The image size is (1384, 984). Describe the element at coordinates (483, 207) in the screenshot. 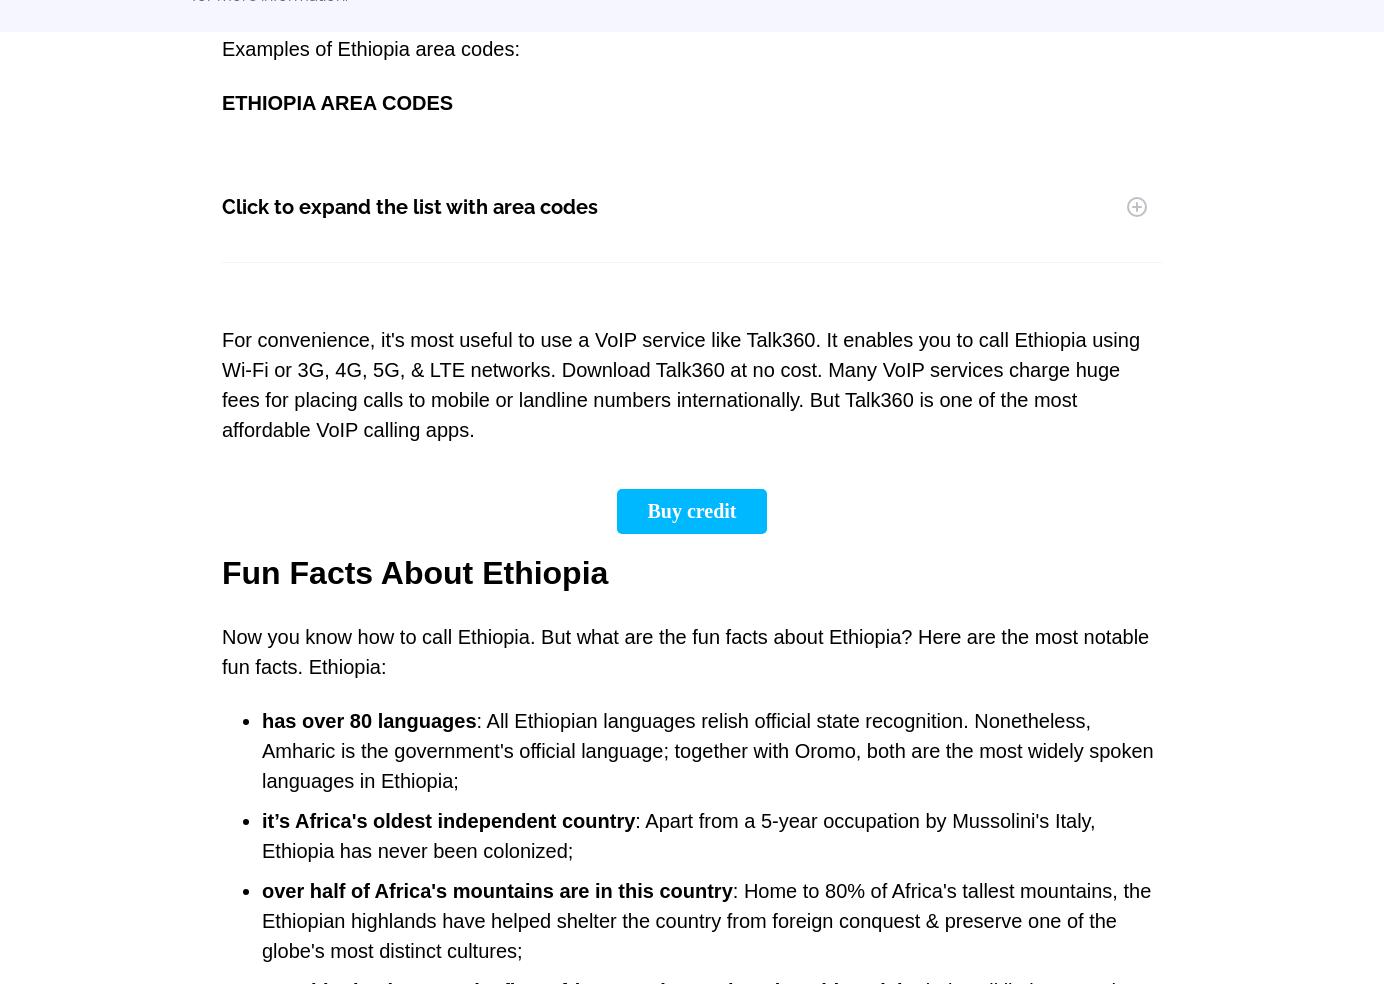

I see `'the list with area codes'` at that location.